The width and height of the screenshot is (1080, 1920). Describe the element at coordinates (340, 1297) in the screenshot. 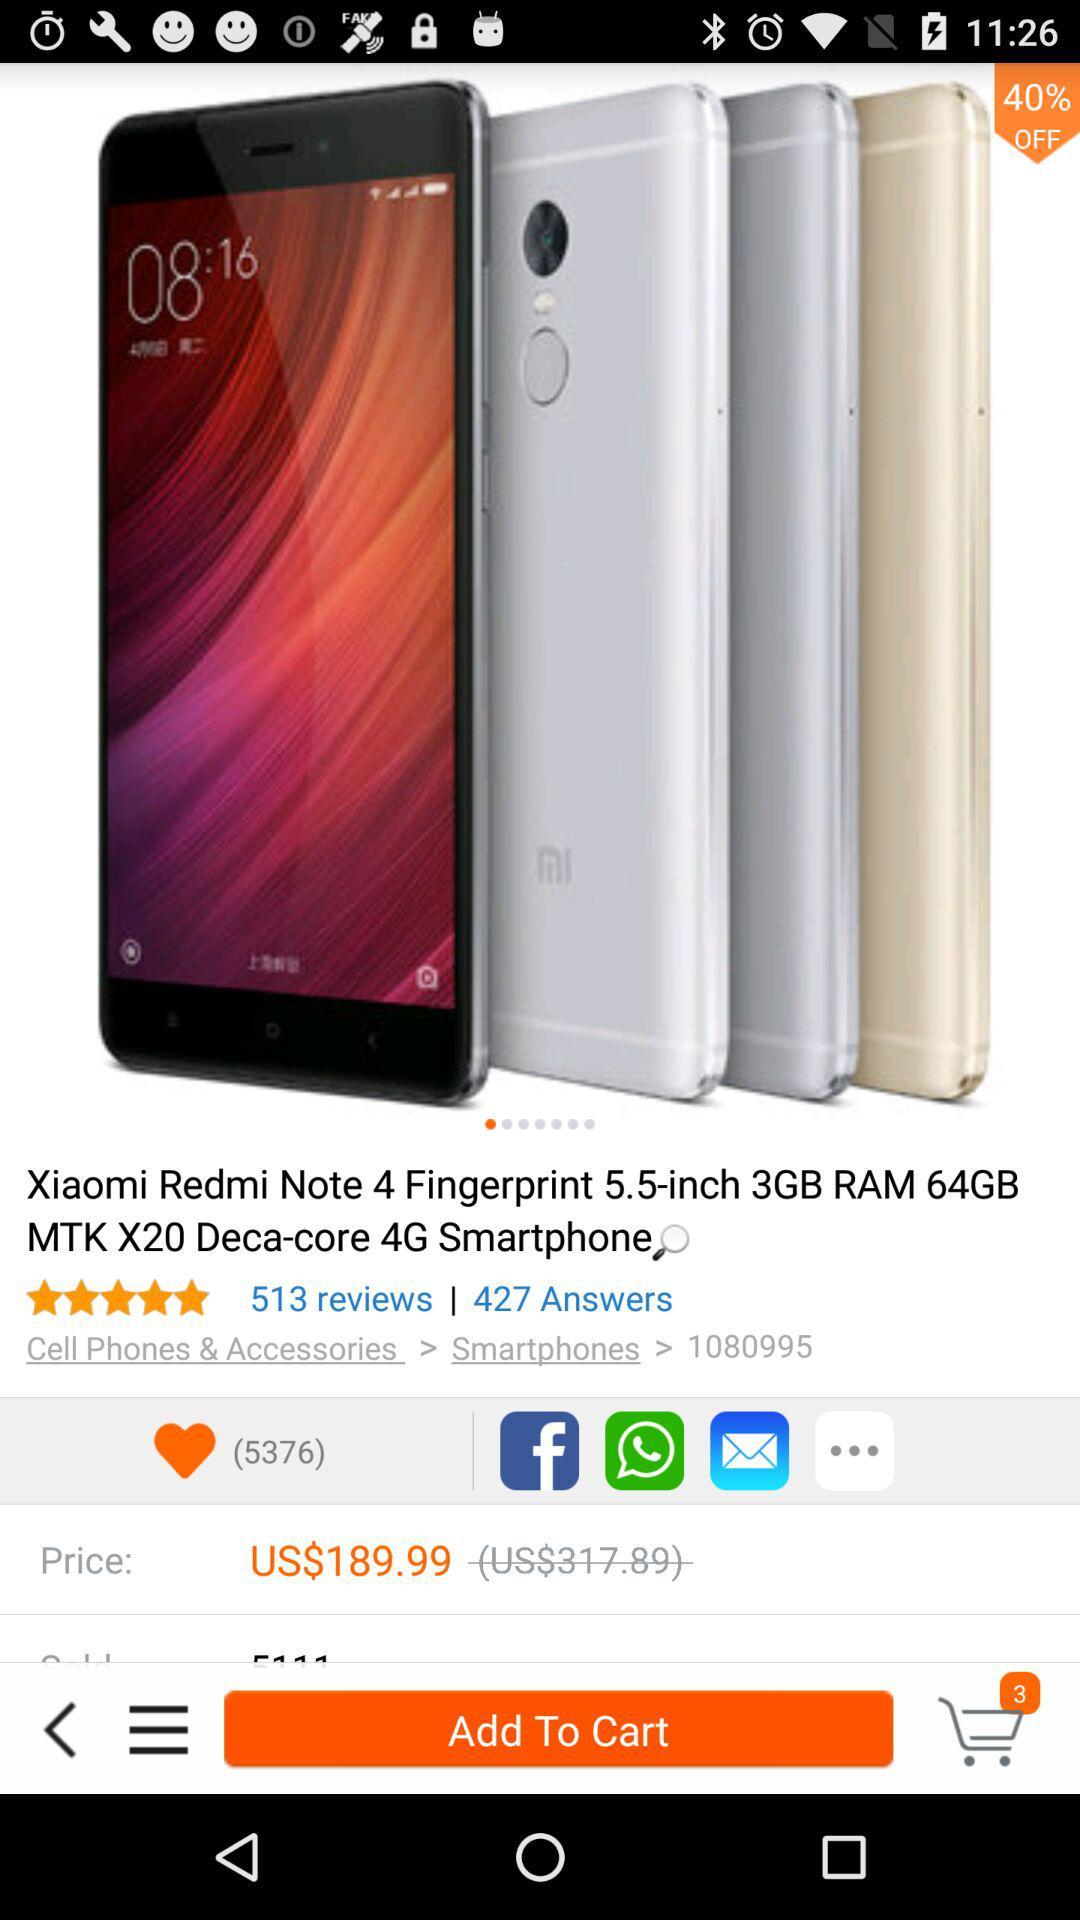

I see `the item above > app` at that location.